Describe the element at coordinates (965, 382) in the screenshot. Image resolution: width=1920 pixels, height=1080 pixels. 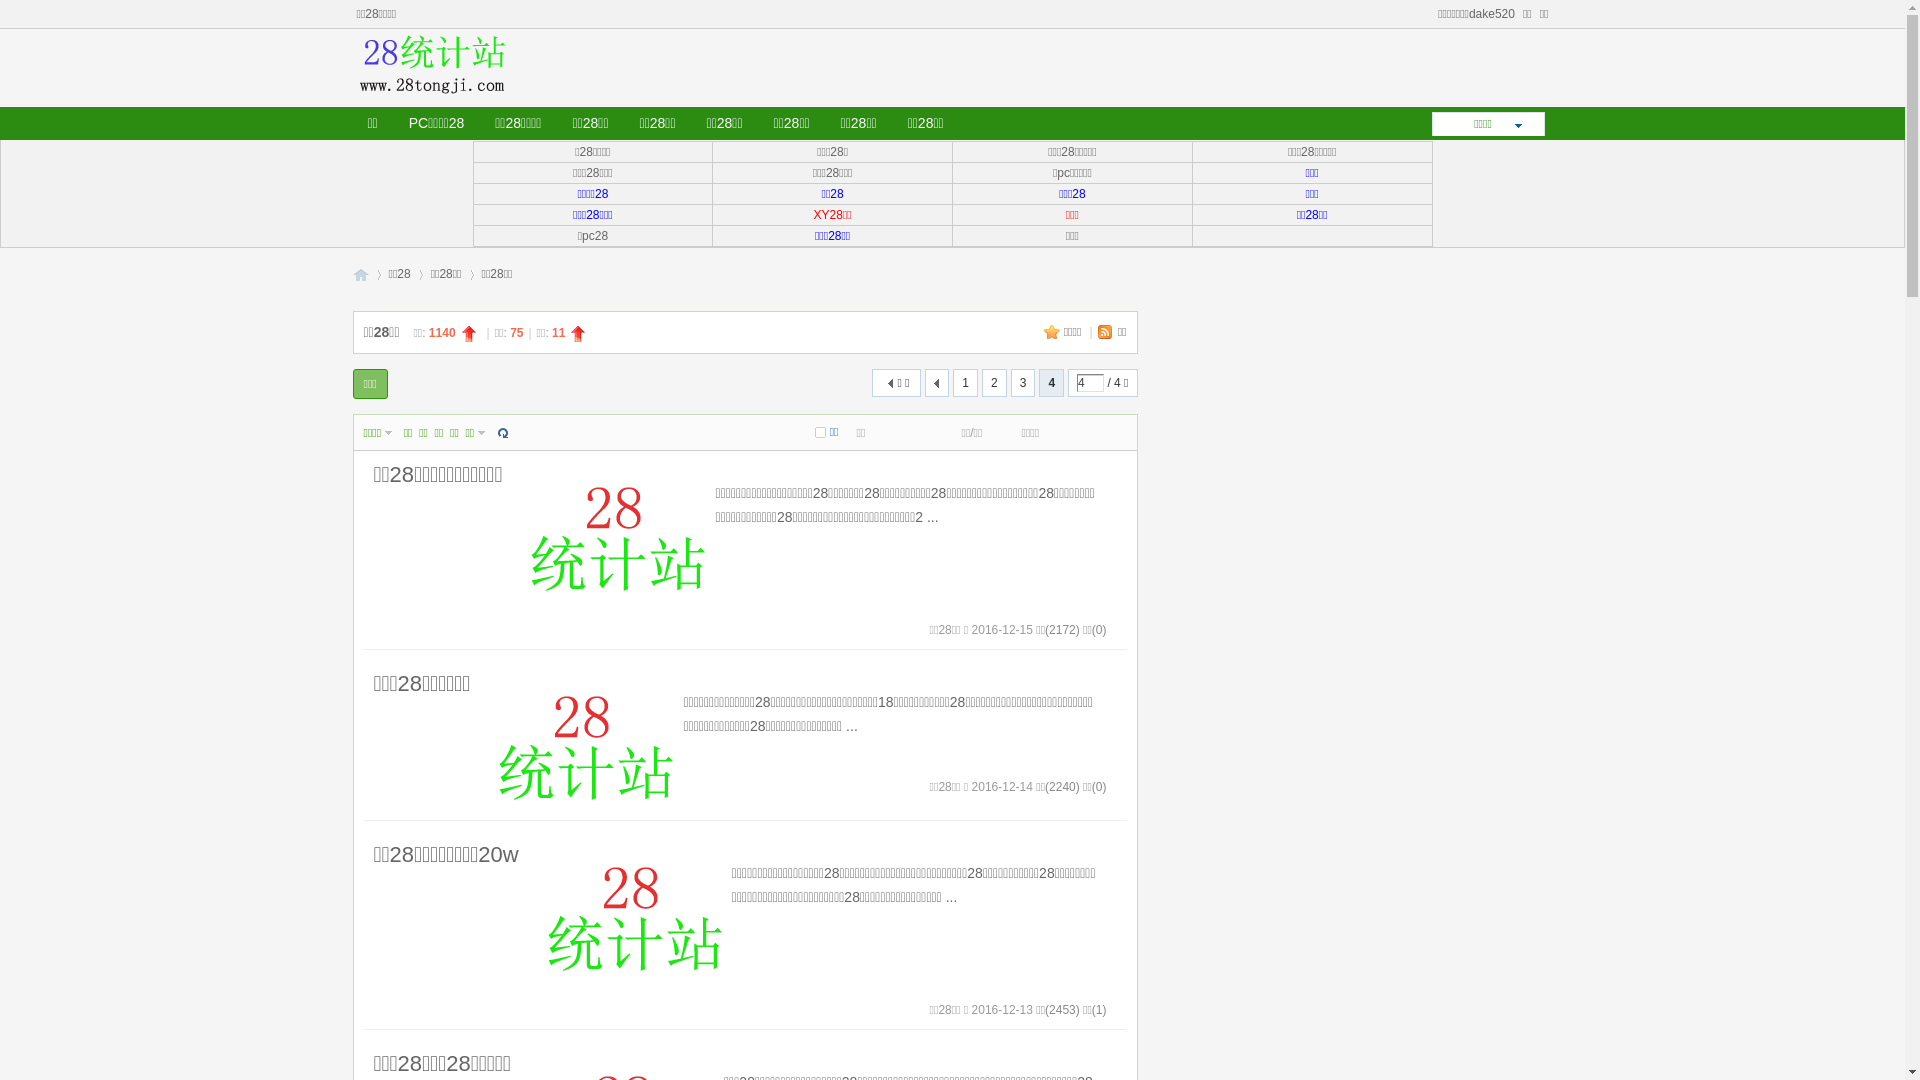
I see `'1'` at that location.